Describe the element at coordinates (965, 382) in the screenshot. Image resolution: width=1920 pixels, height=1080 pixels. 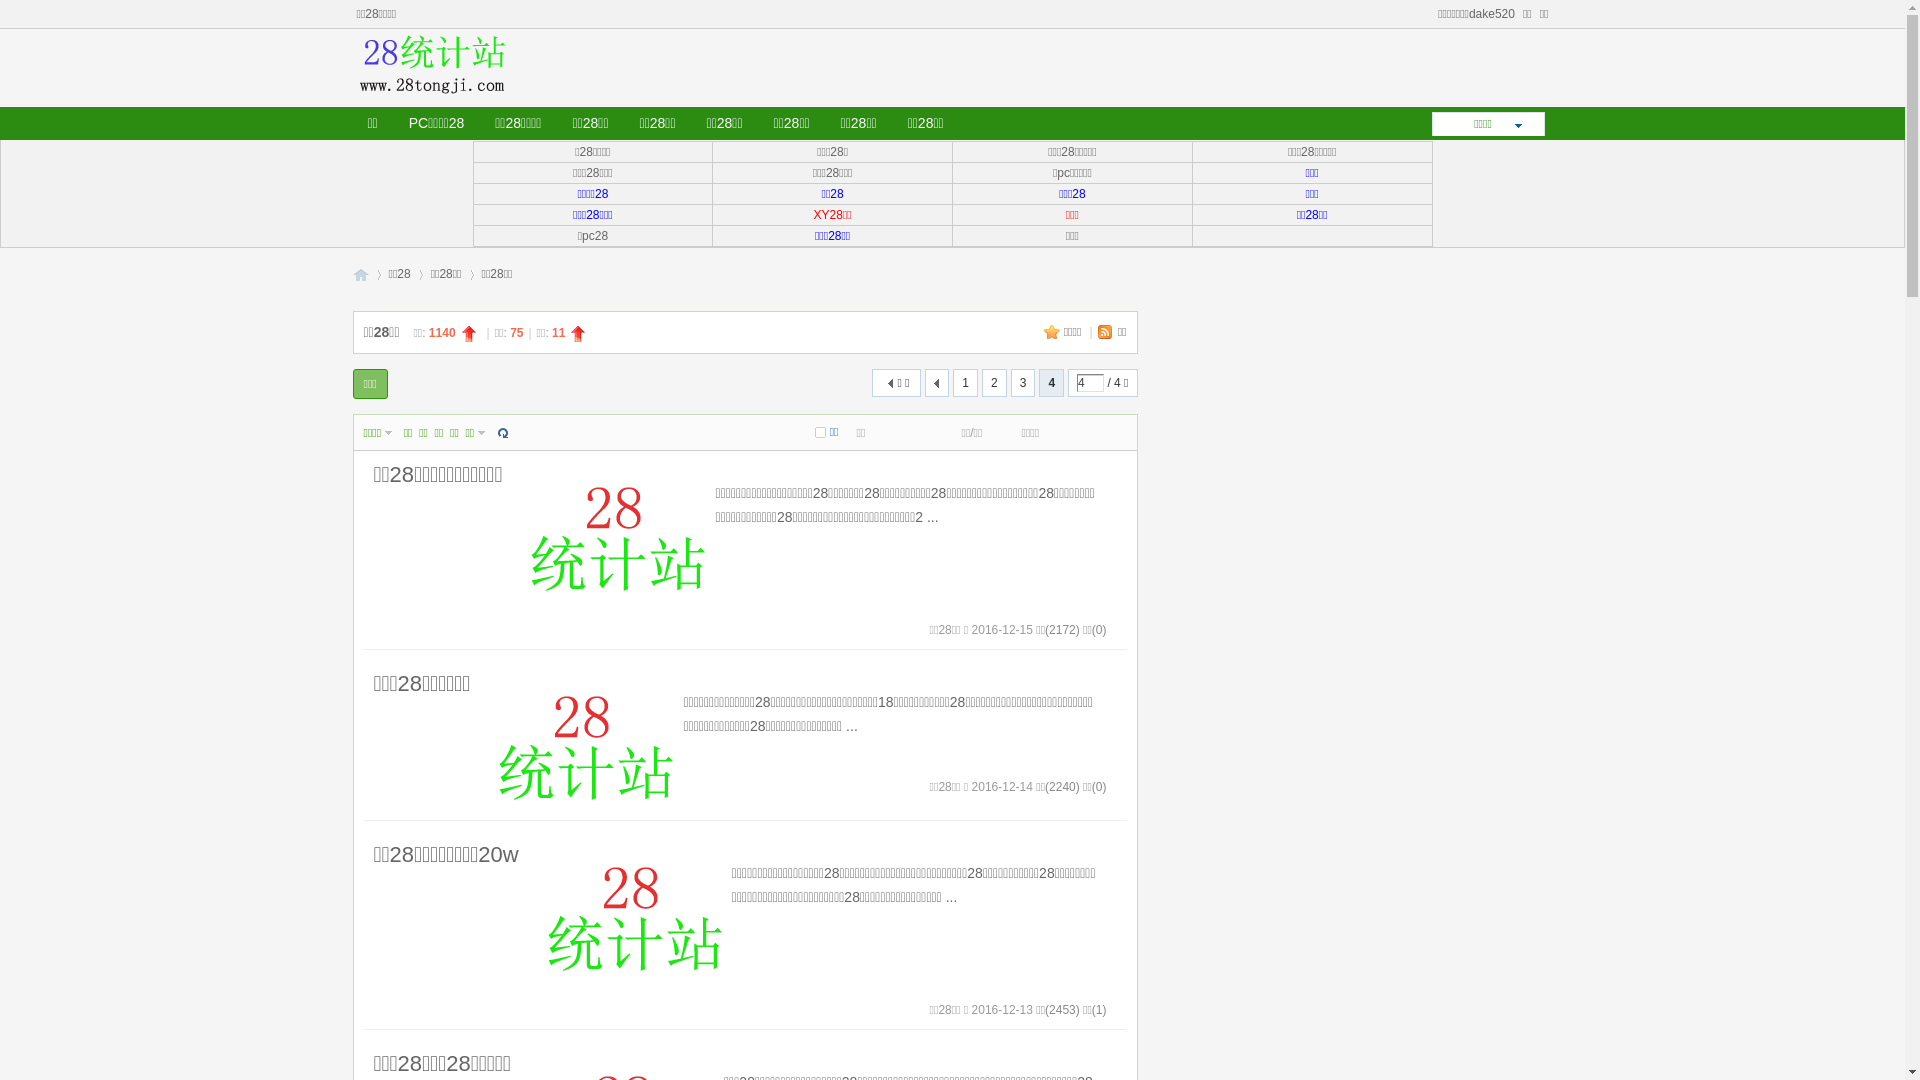
I see `'1'` at that location.